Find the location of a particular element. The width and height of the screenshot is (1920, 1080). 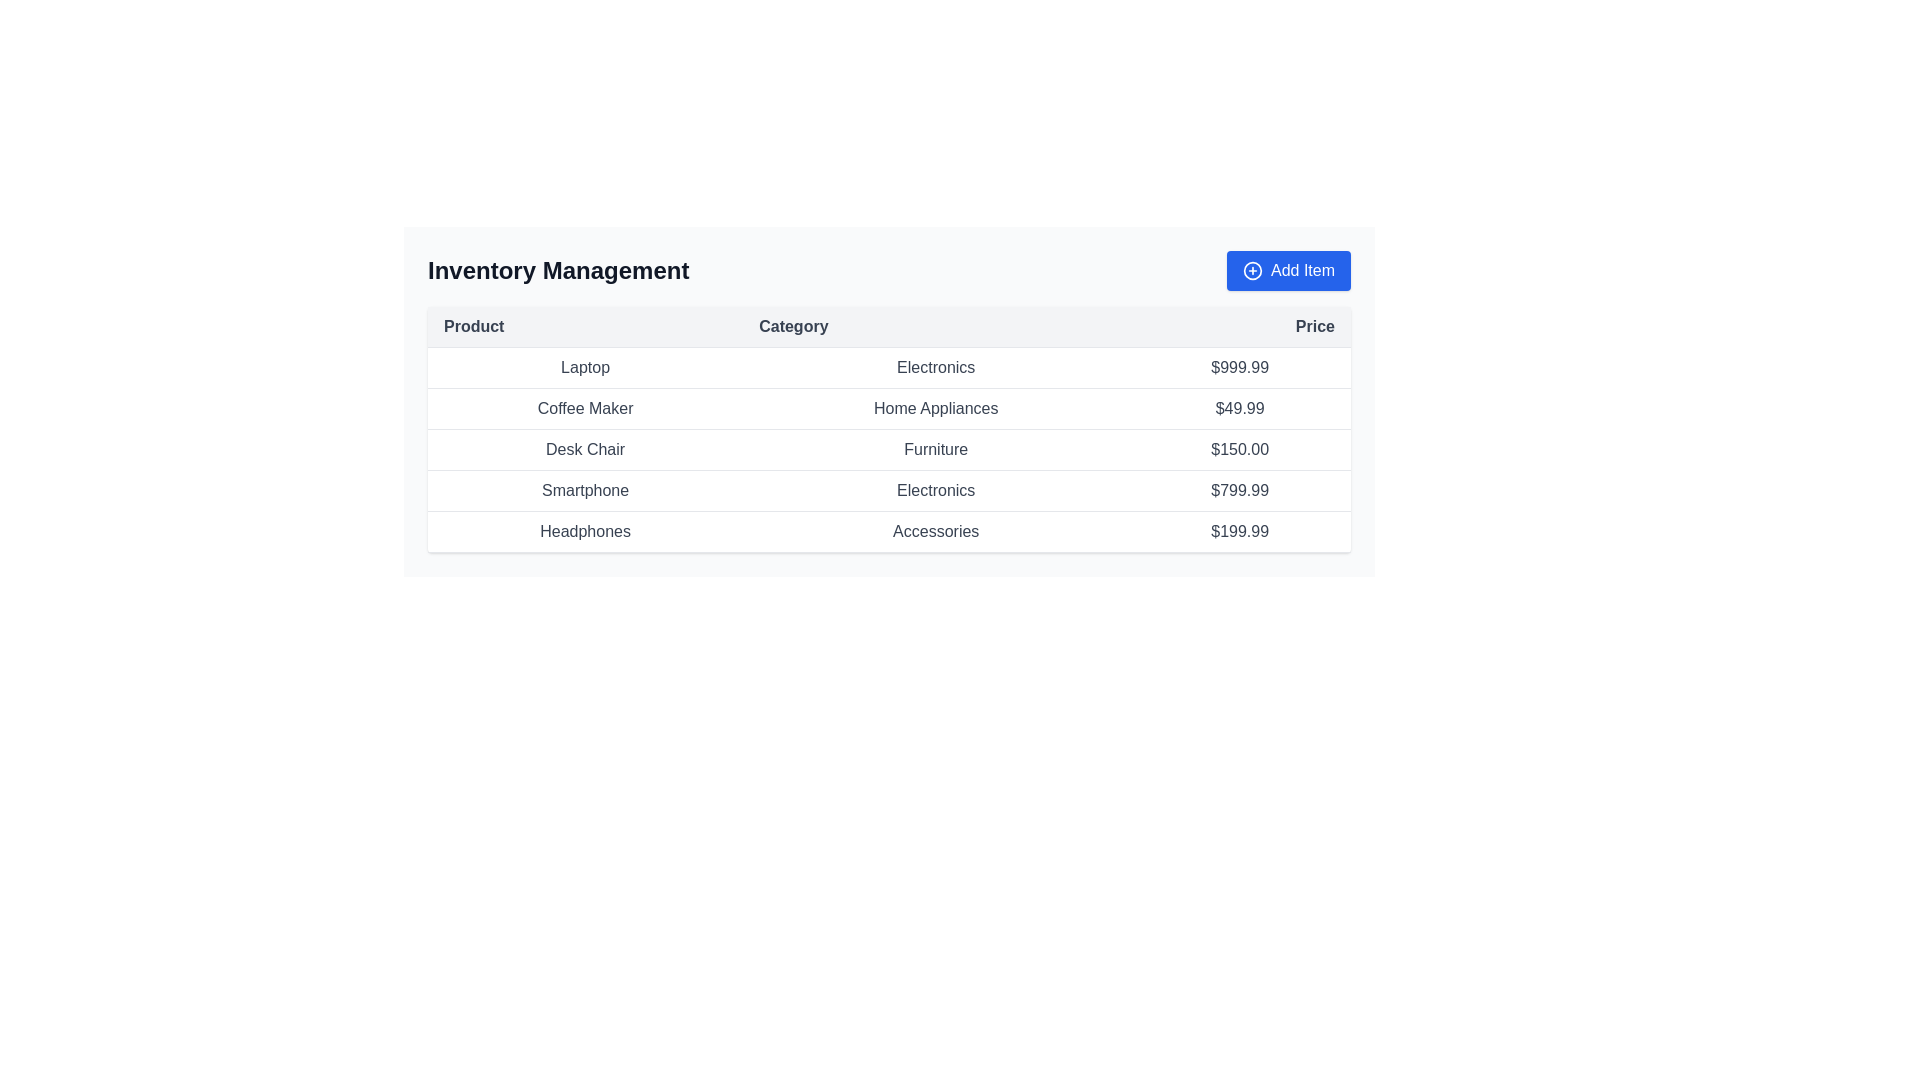

the third row of the table which contains 'Desk Chair', 'Furniture', and '$150.00' located at the center of the page is located at coordinates (888, 450).